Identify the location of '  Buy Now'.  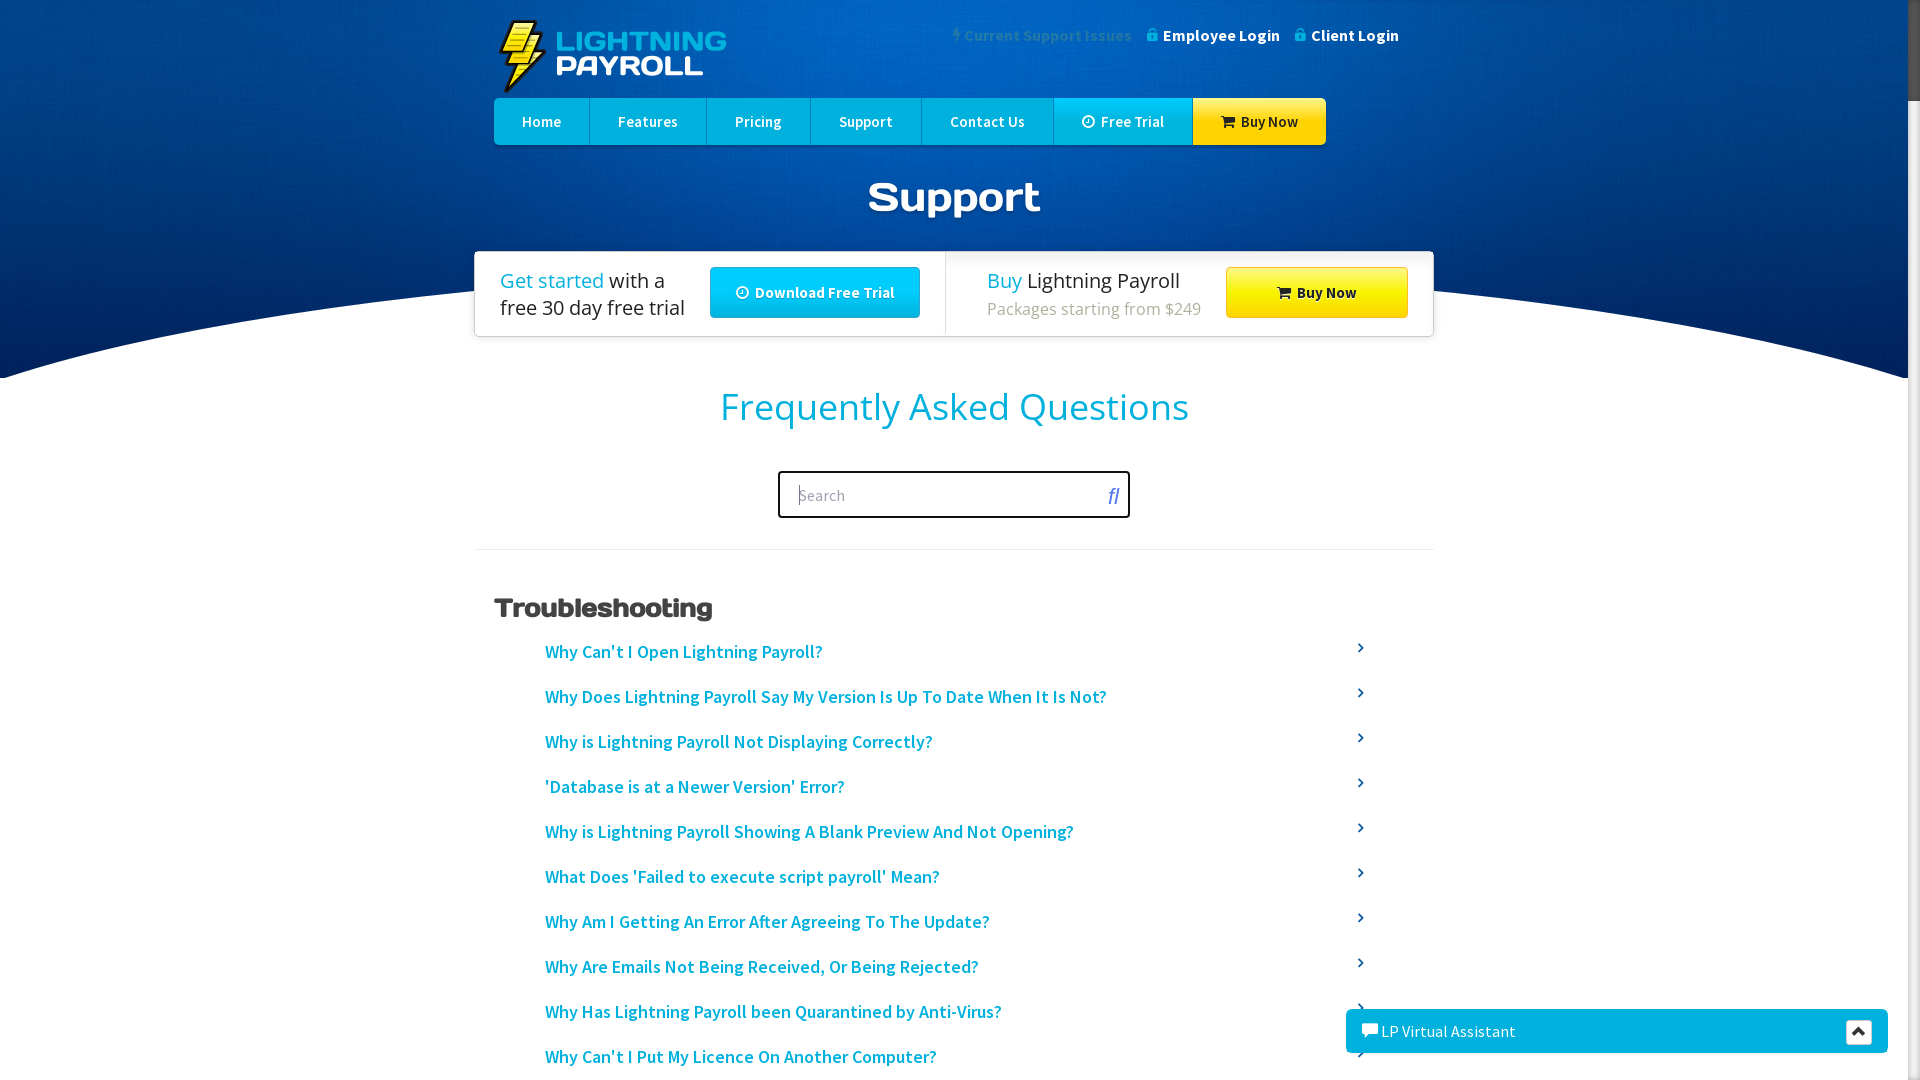
(1316, 292).